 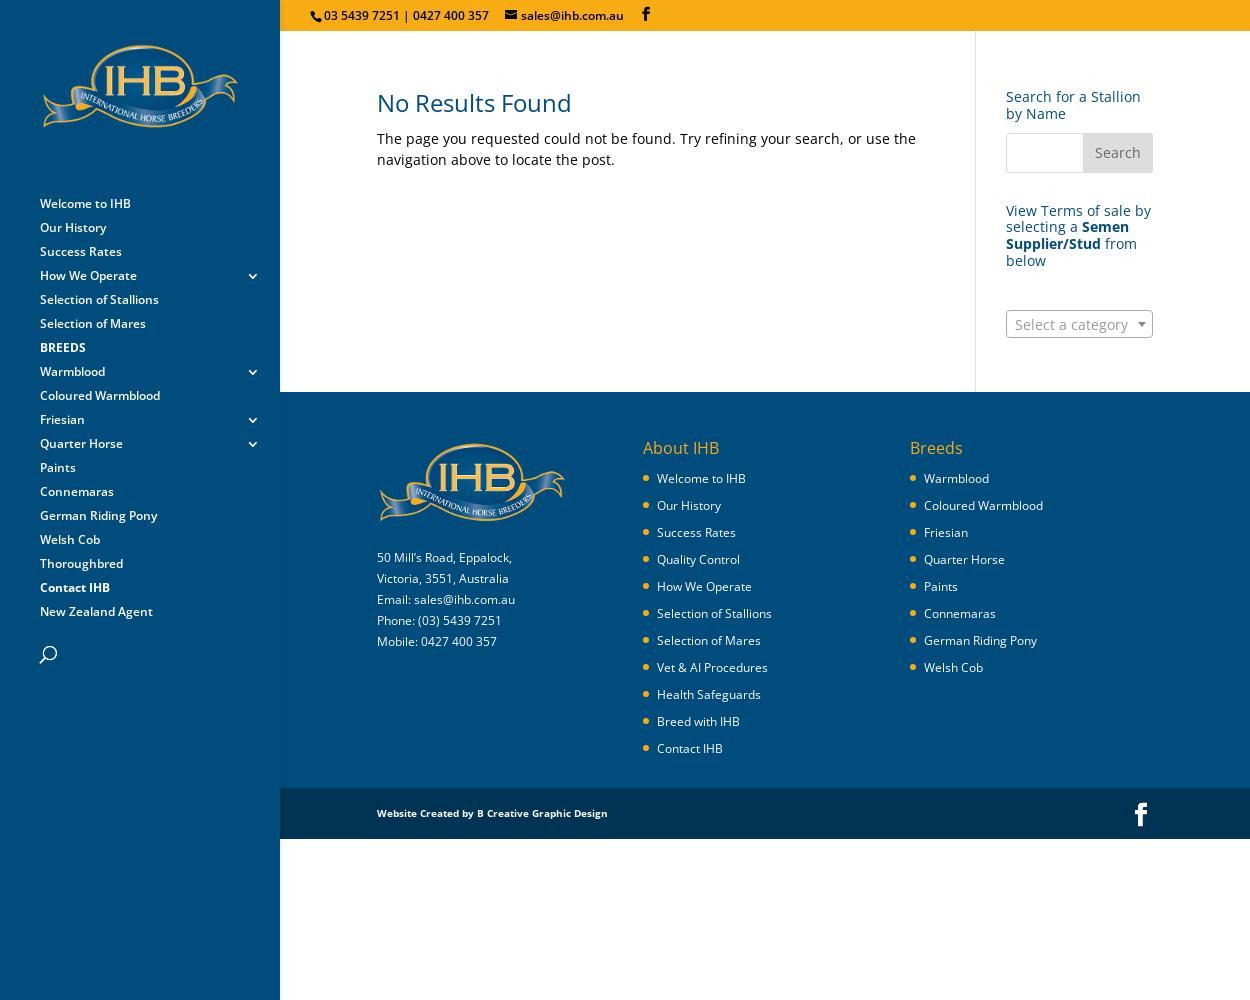 I want to click on 'Breeds', so click(x=935, y=446).